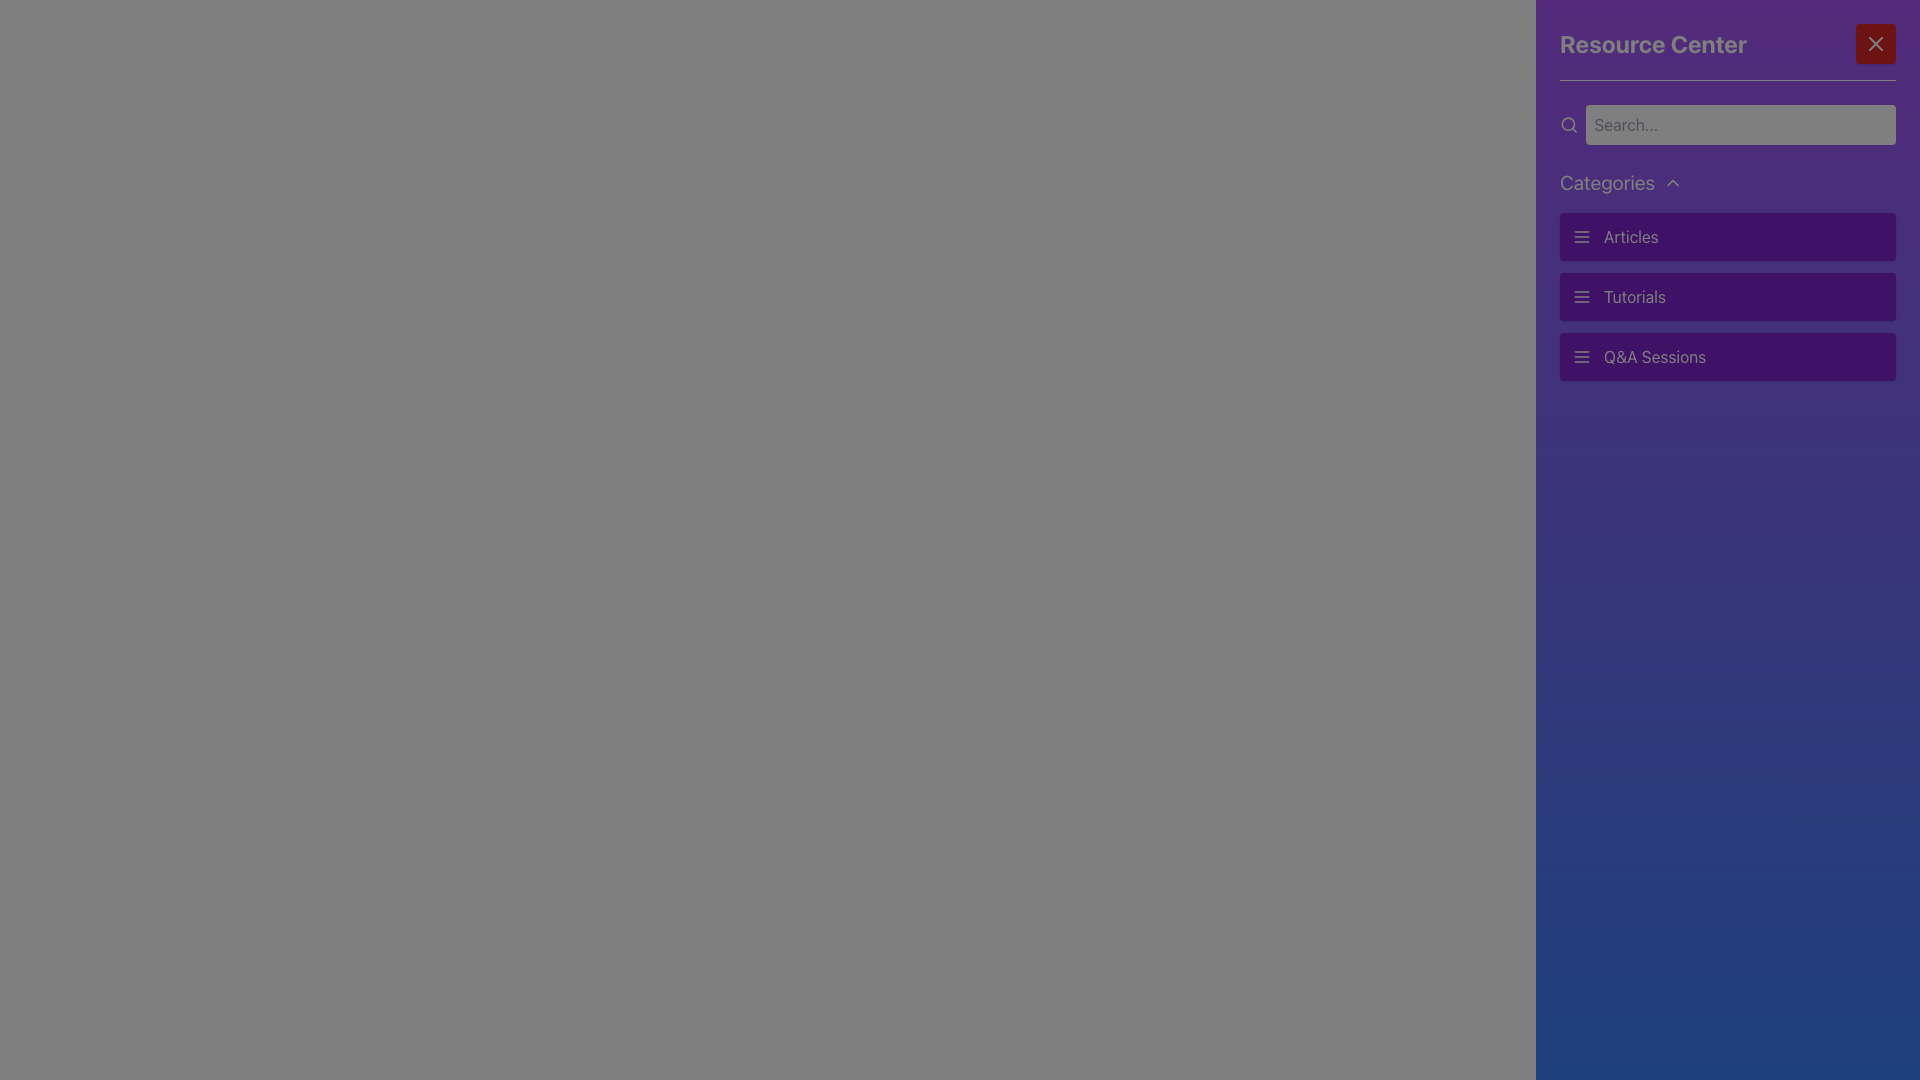  I want to click on the menu icon with three horizontal lines, located to the left of the 'Articles' text, so click(1581, 235).